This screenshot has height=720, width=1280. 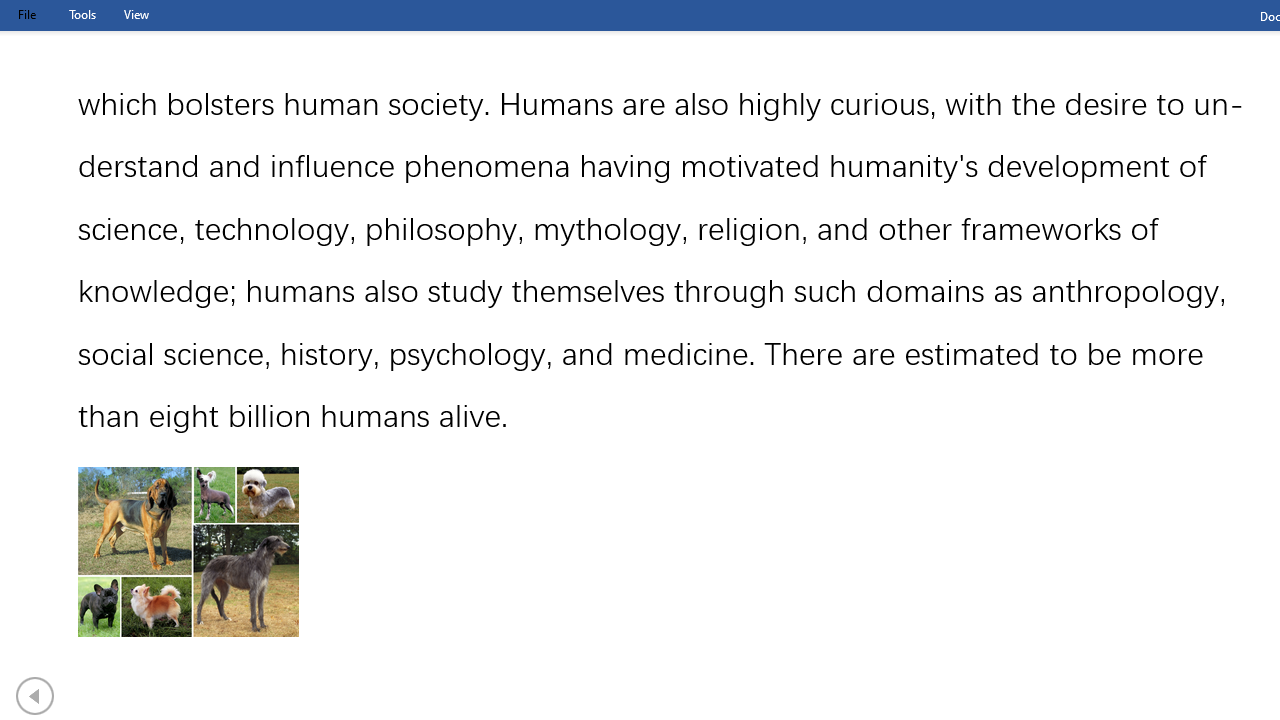 What do you see at coordinates (188, 552) in the screenshot?
I see `'Morphological variation in six dogs'` at bounding box center [188, 552].